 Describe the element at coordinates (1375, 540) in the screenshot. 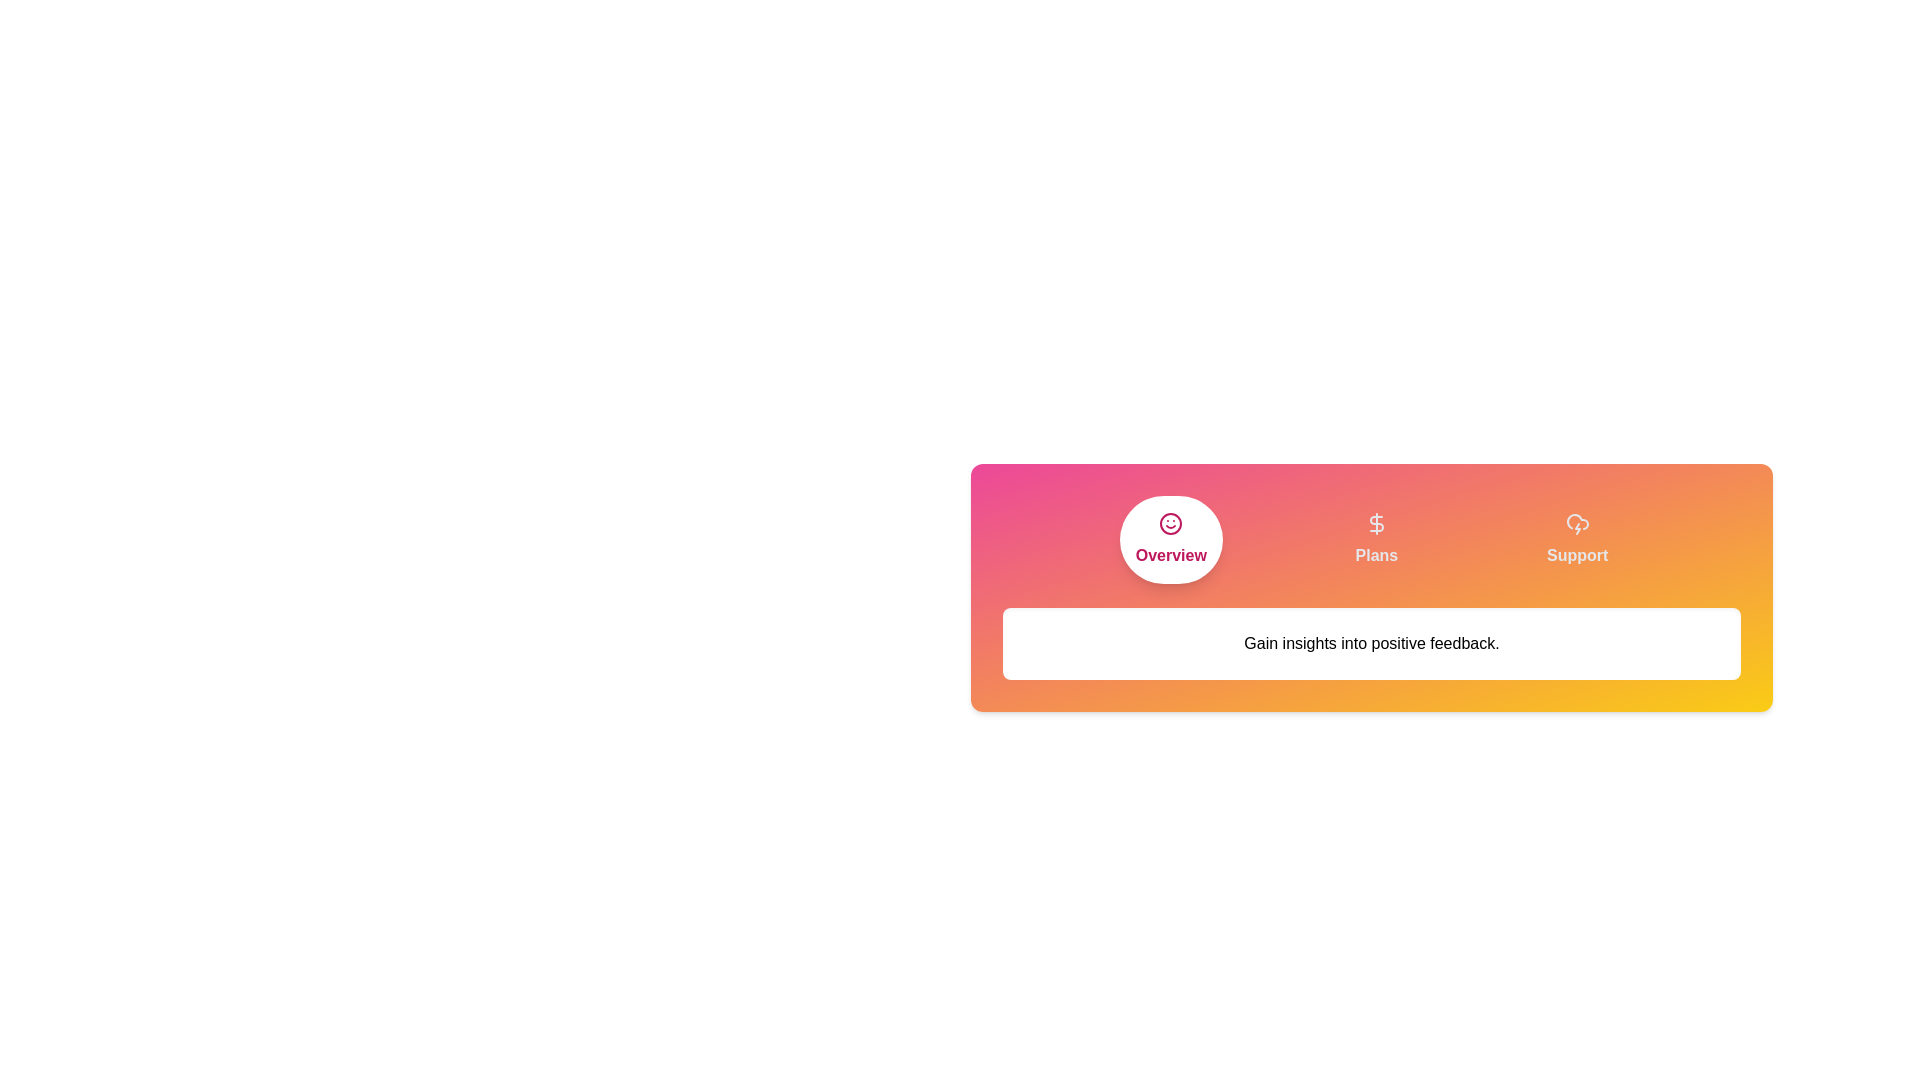

I see `the Plans tab` at that location.